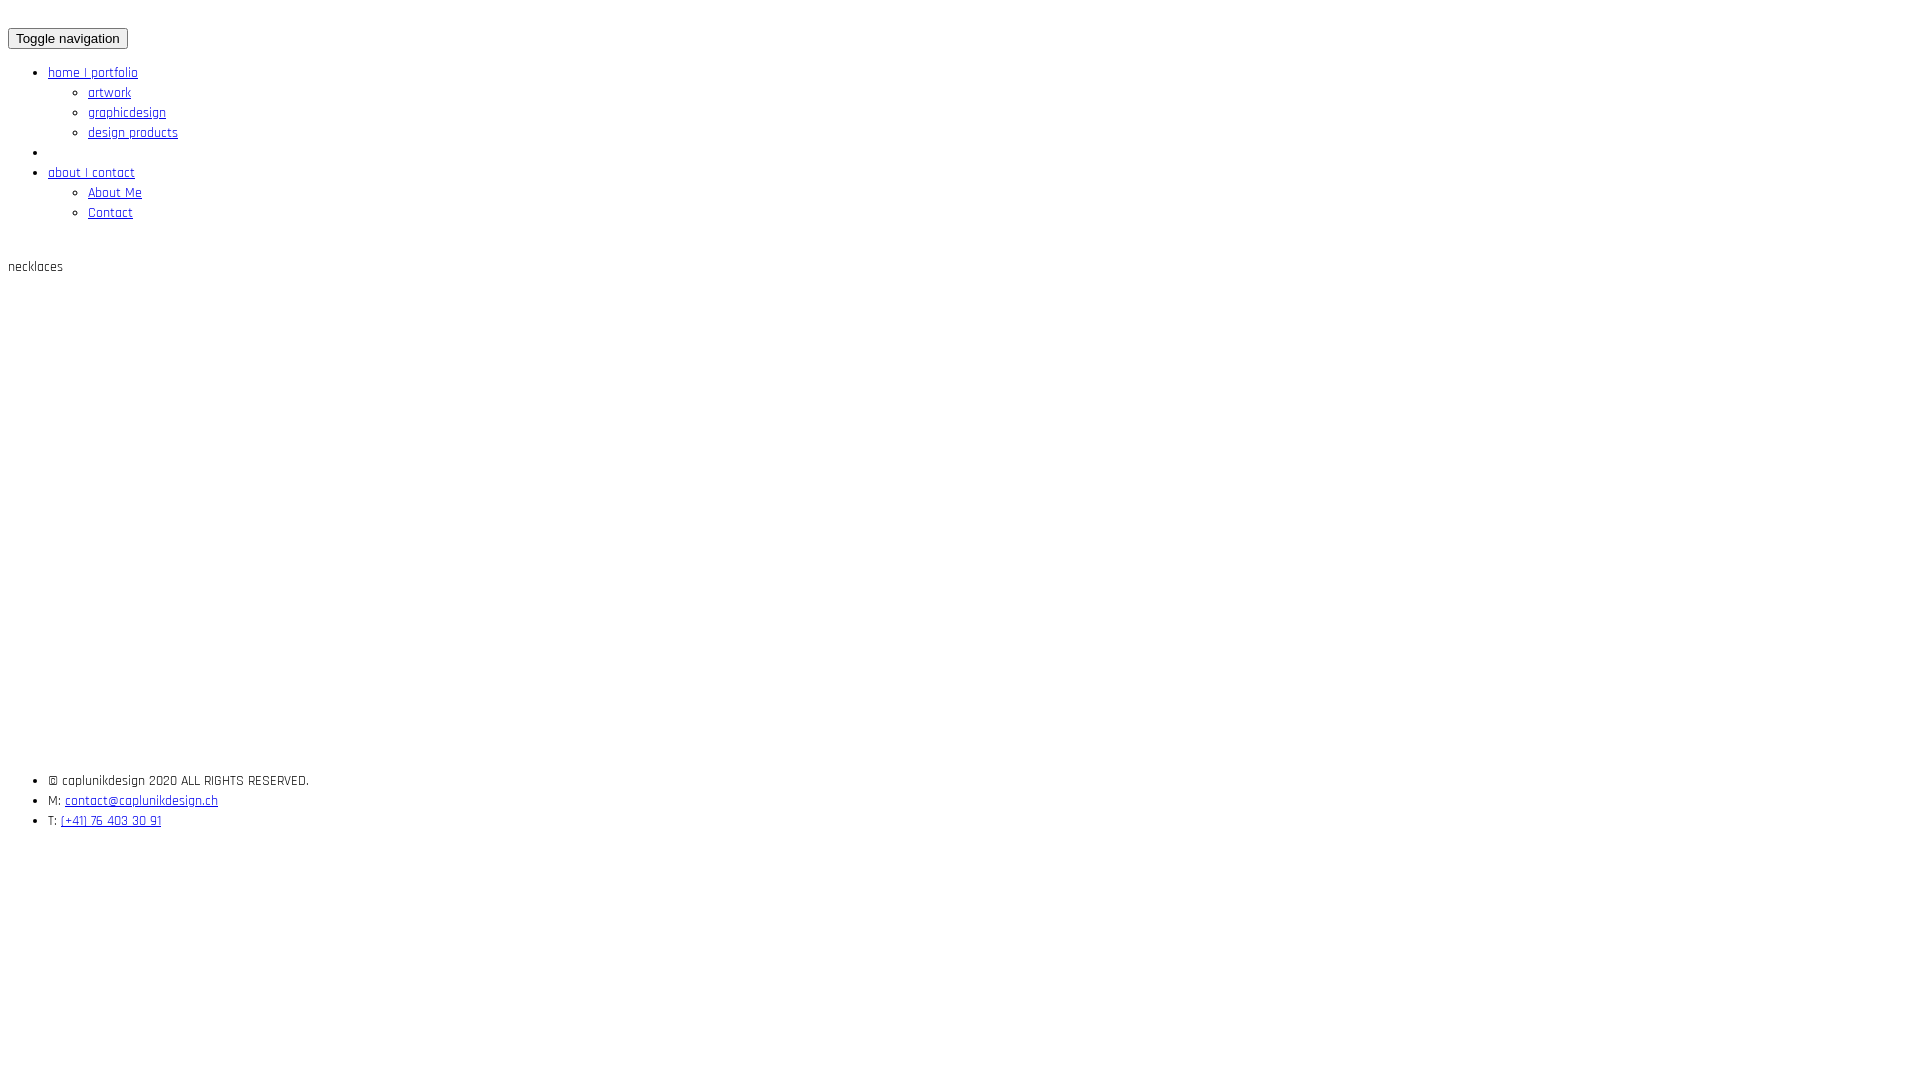 Image resolution: width=1920 pixels, height=1080 pixels. What do you see at coordinates (48, 72) in the screenshot?
I see `'home | portfolio'` at bounding box center [48, 72].